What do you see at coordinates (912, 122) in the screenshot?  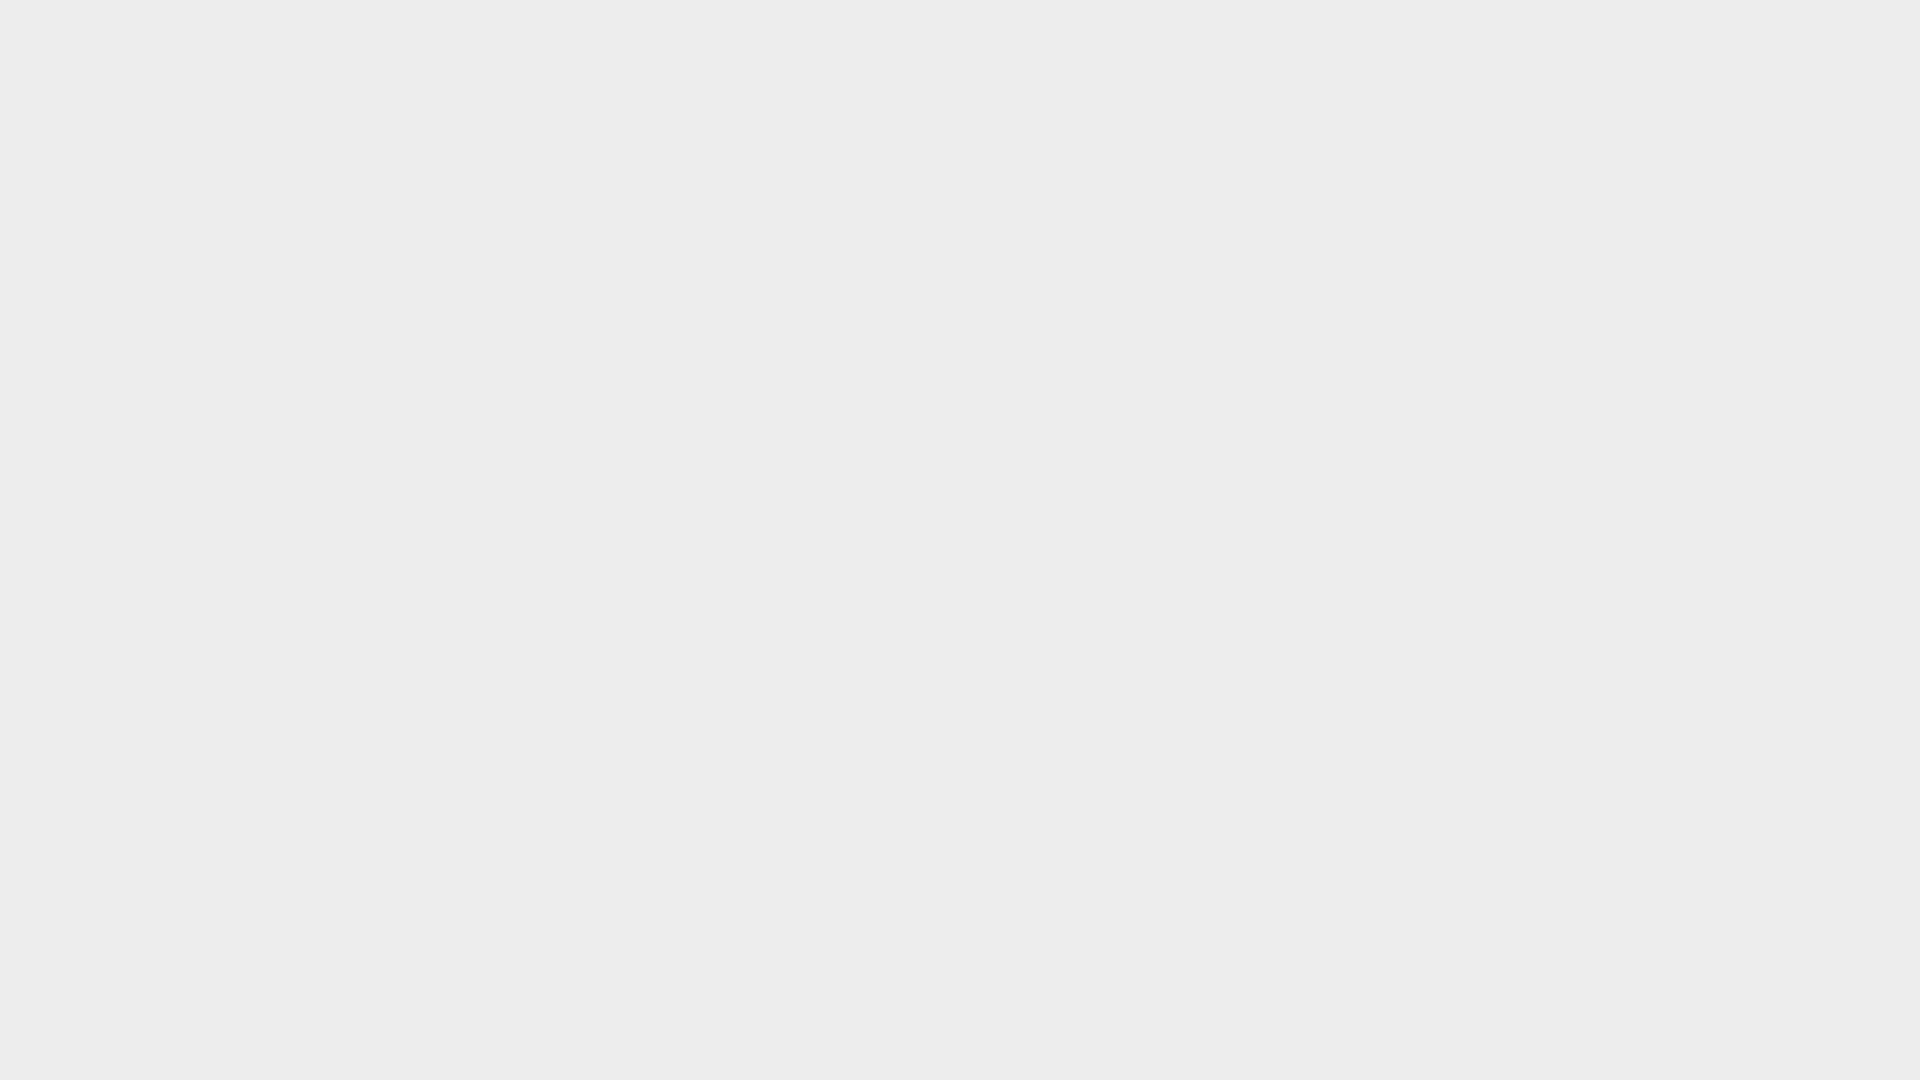 I see `'Connect'` at bounding box center [912, 122].